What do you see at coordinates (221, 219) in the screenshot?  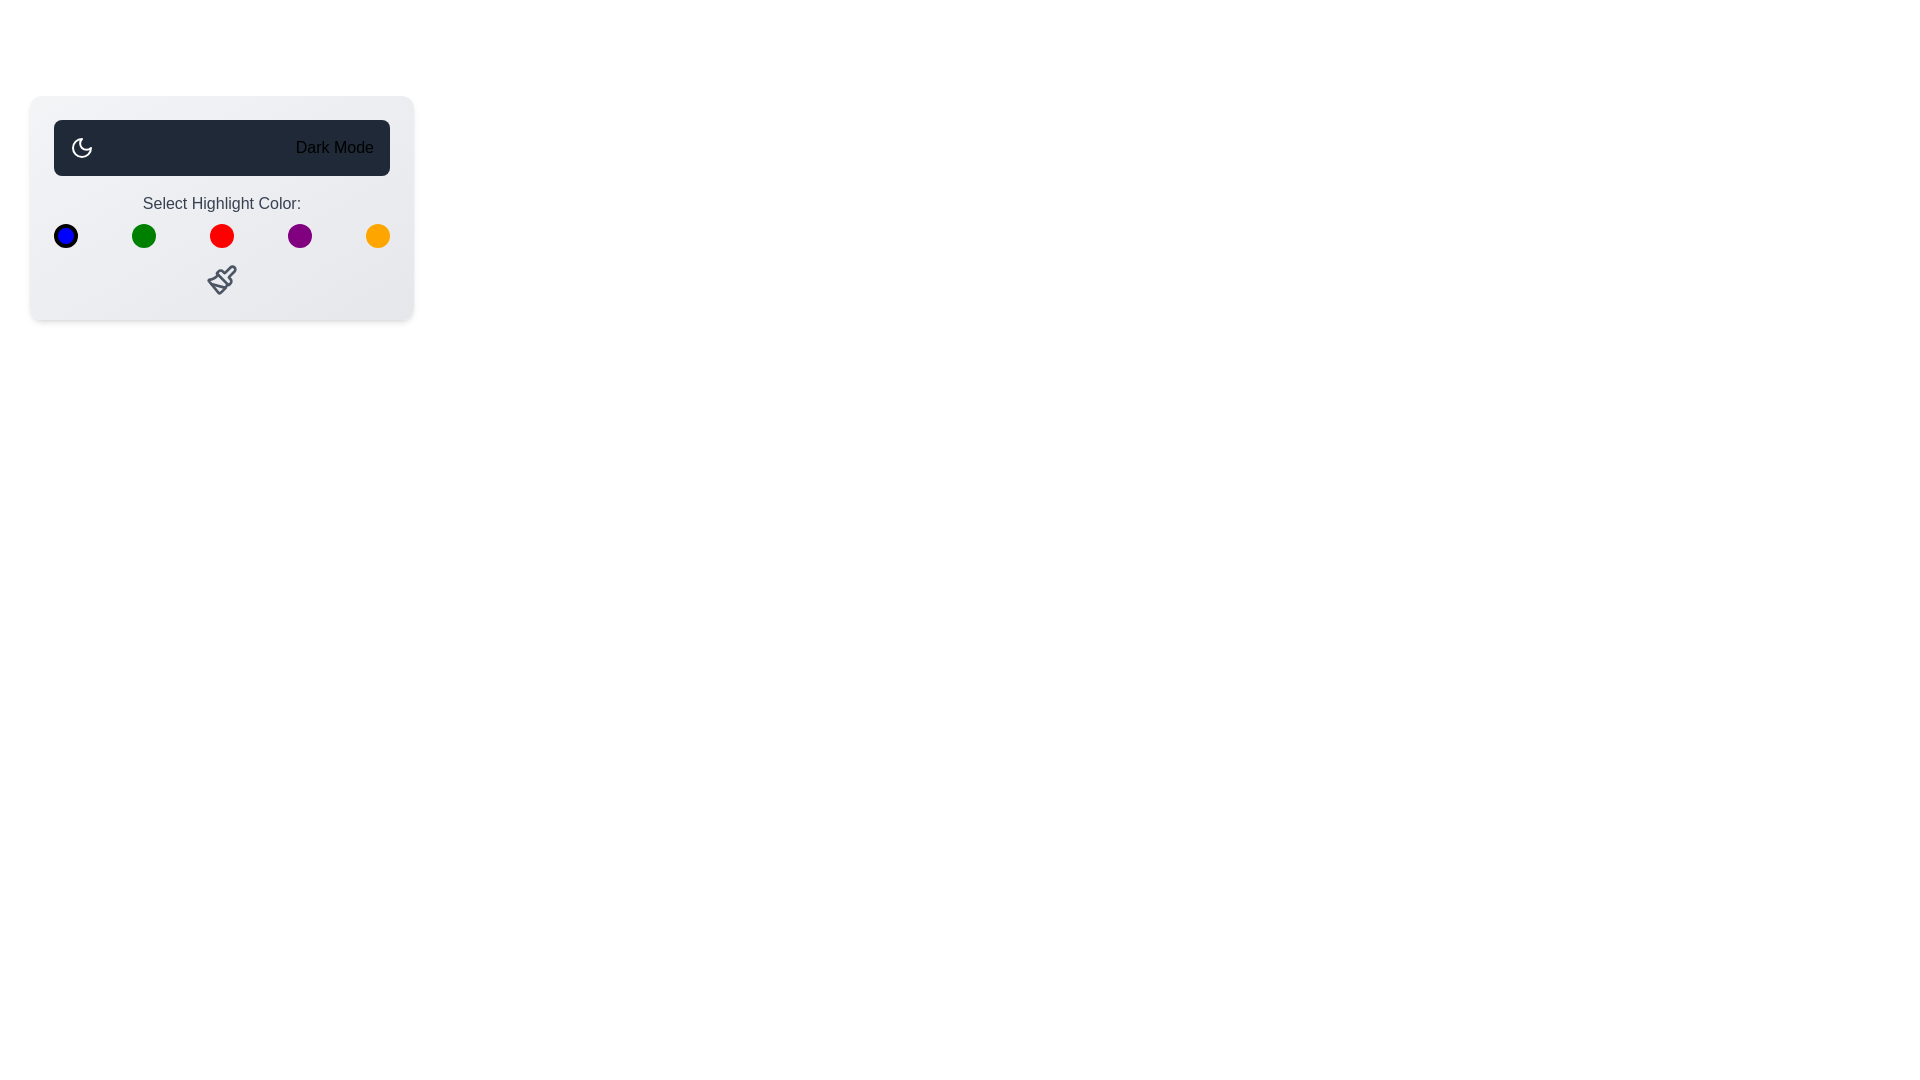 I see `the text label 'Select Highlight Color:' which is styled in gray and positioned above the circular color selectors` at bounding box center [221, 219].